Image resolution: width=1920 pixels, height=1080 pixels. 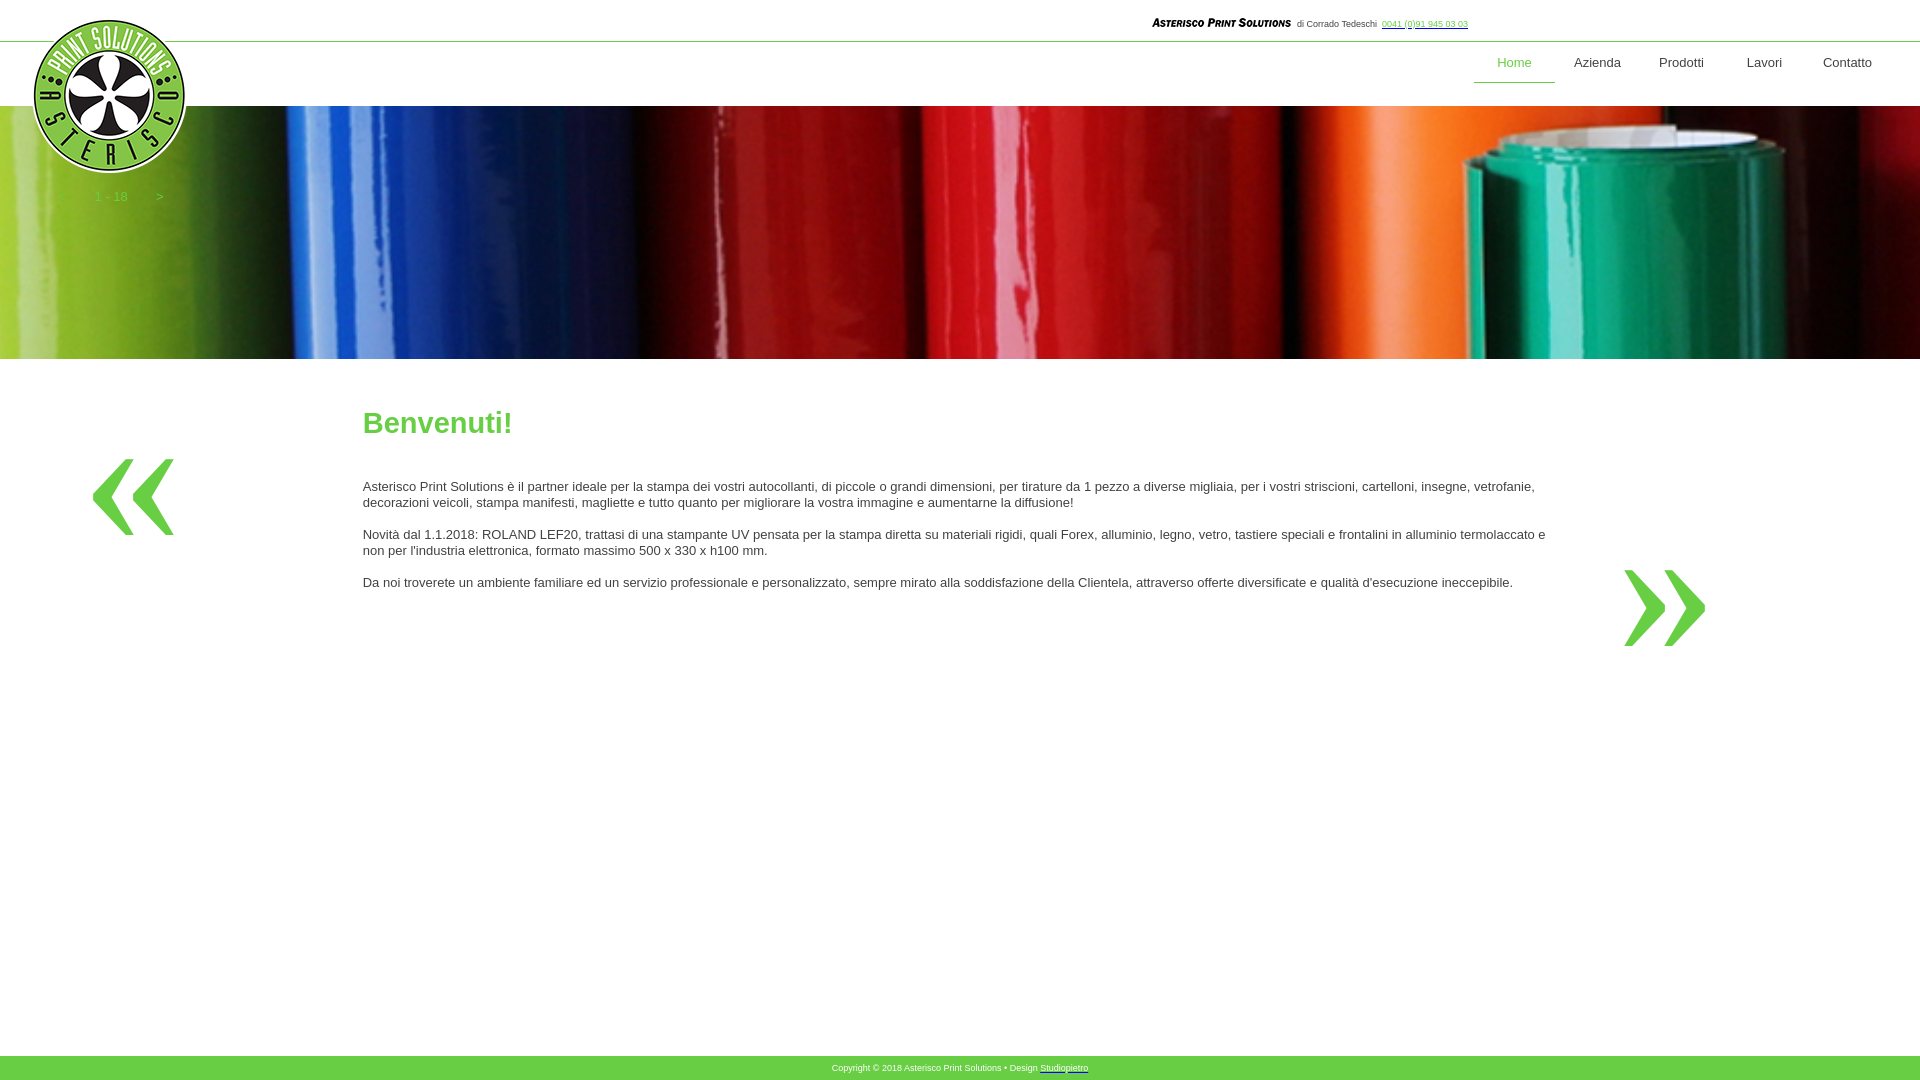 I want to click on 'Home', so click(x=1514, y=63).